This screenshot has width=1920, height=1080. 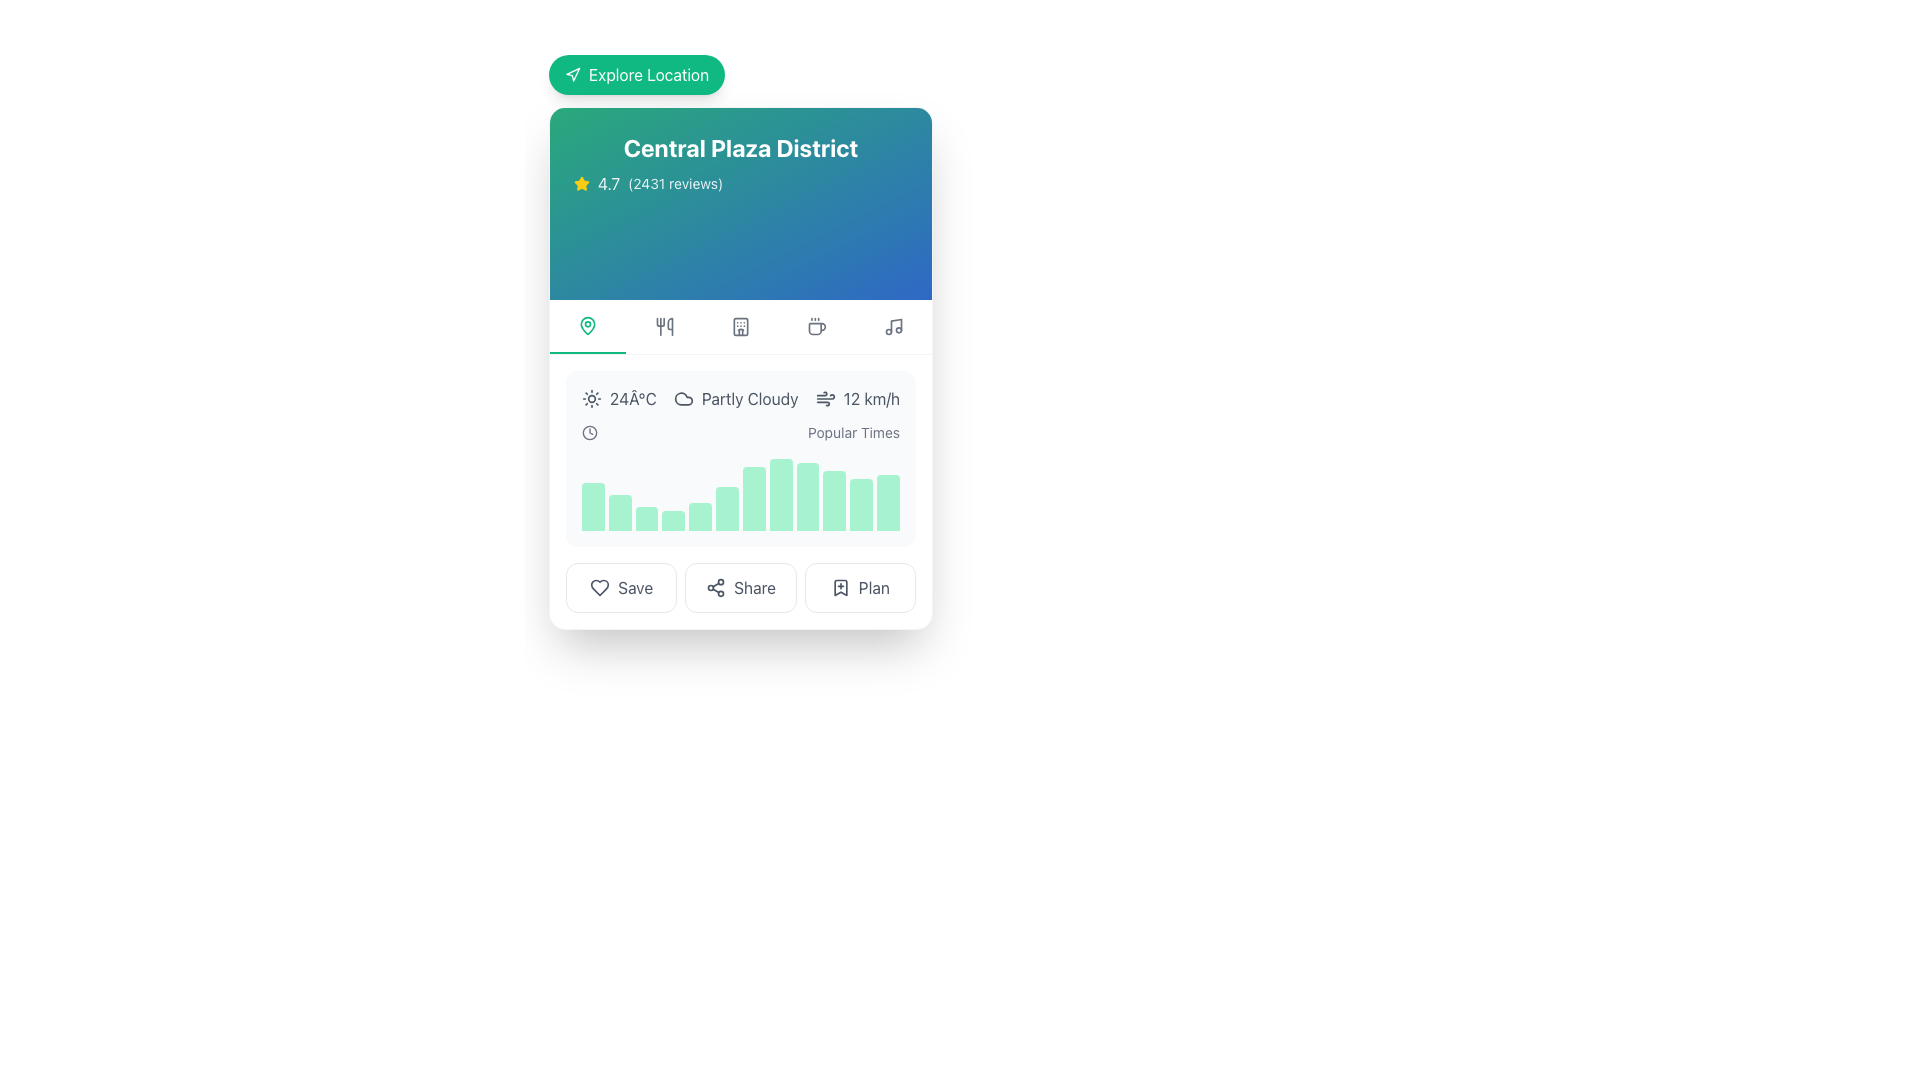 I want to click on the first bar in the horizontally arranged bar graph component, which visually represents data trends and comparisons, so click(x=592, y=505).